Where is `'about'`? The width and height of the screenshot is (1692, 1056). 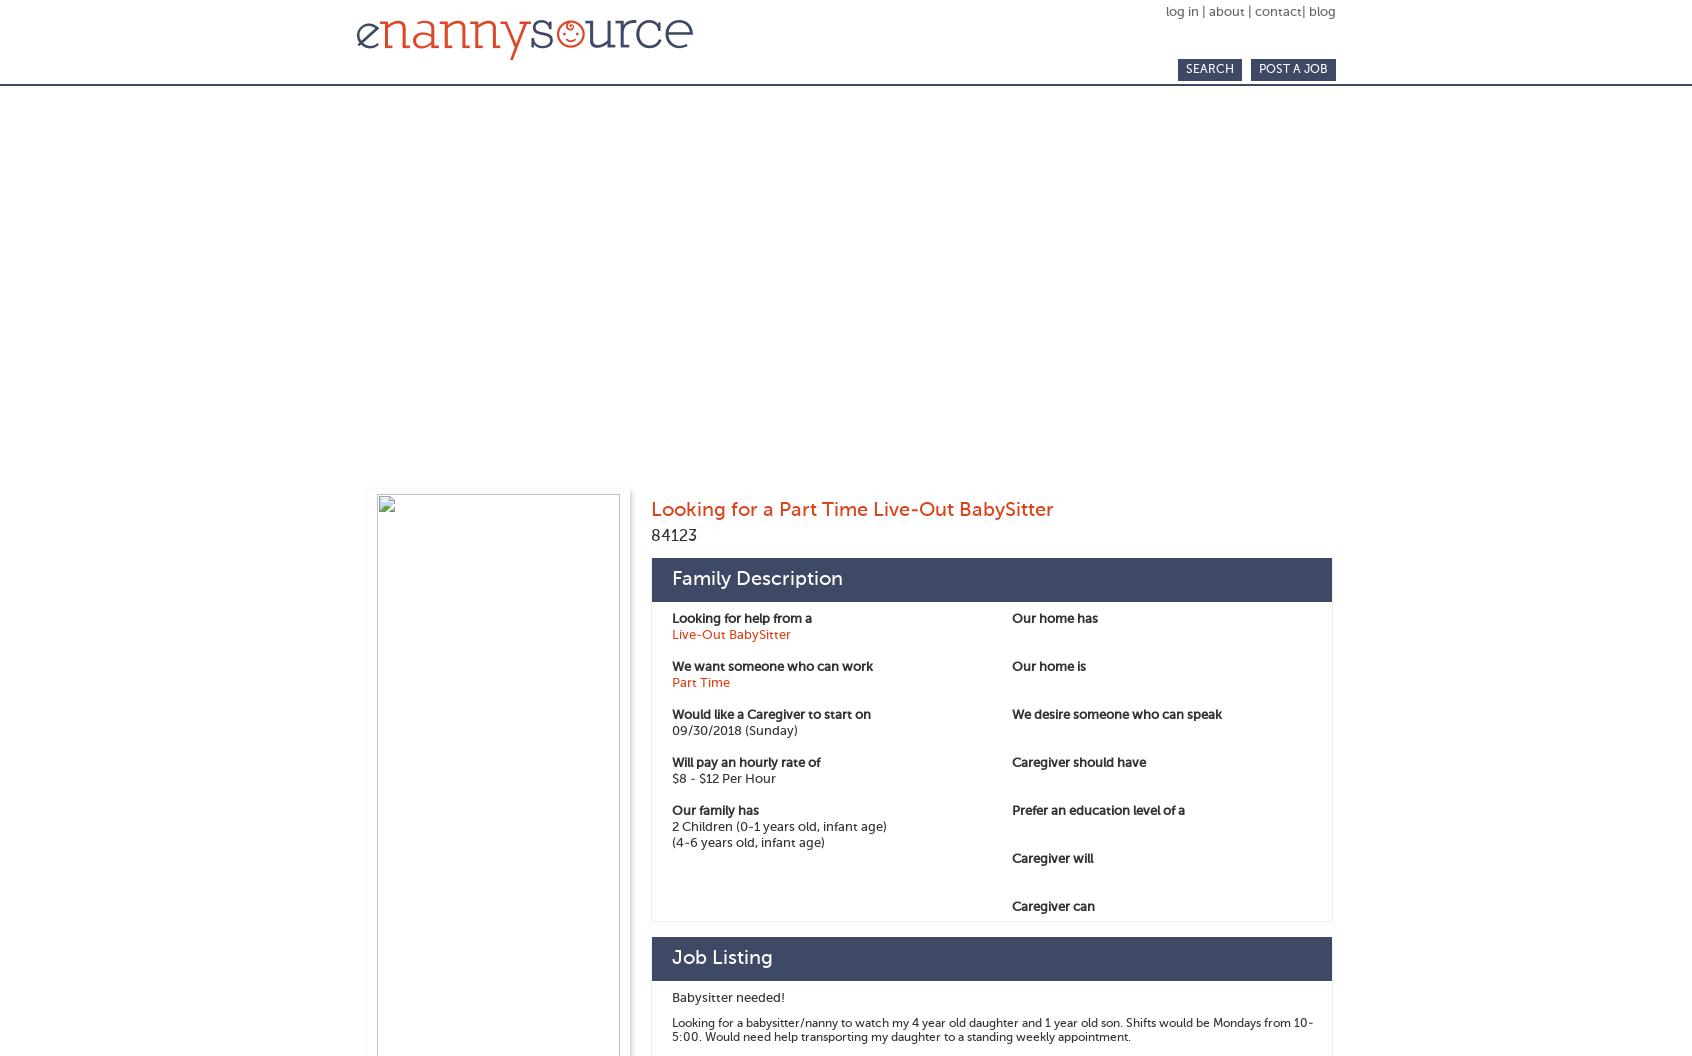 'about' is located at coordinates (1208, 12).